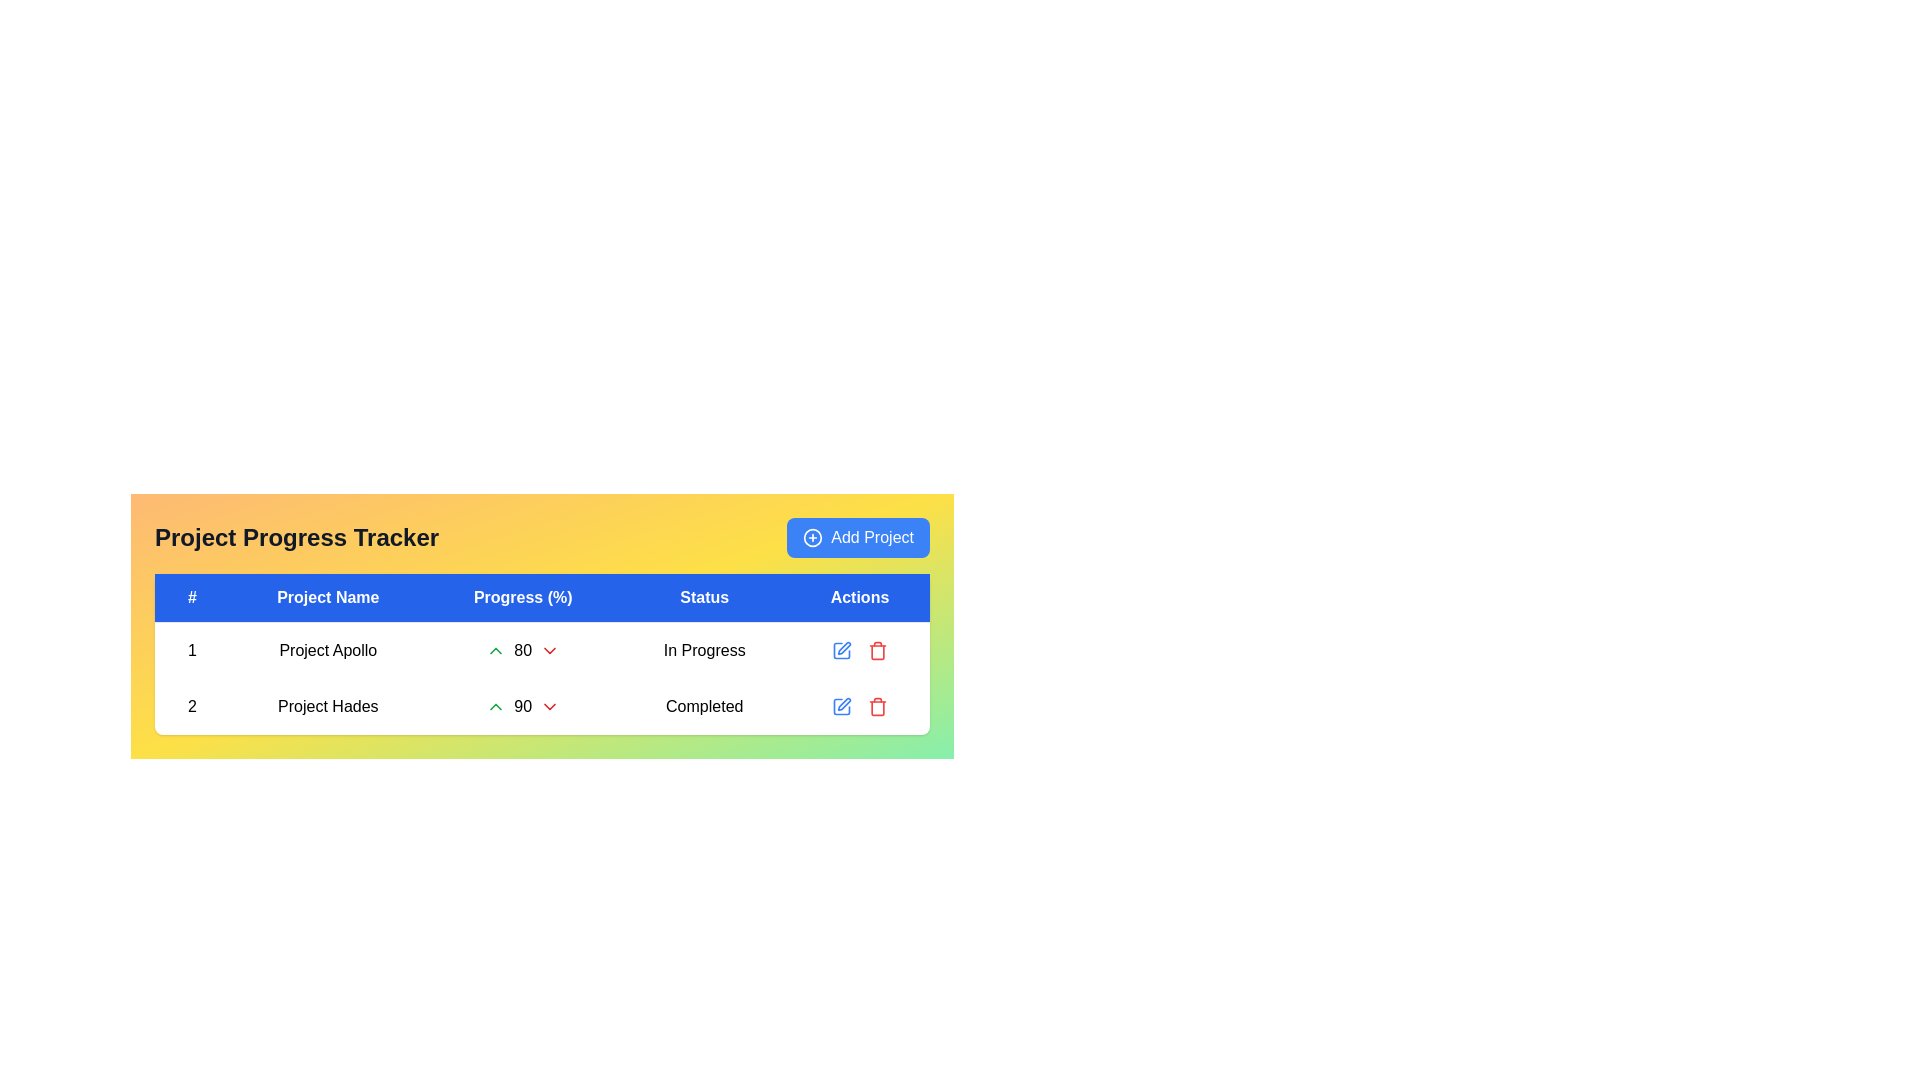 Image resolution: width=1920 pixels, height=1080 pixels. I want to click on the pencil icon in the 'Actions' column of the first row, so click(859, 651).